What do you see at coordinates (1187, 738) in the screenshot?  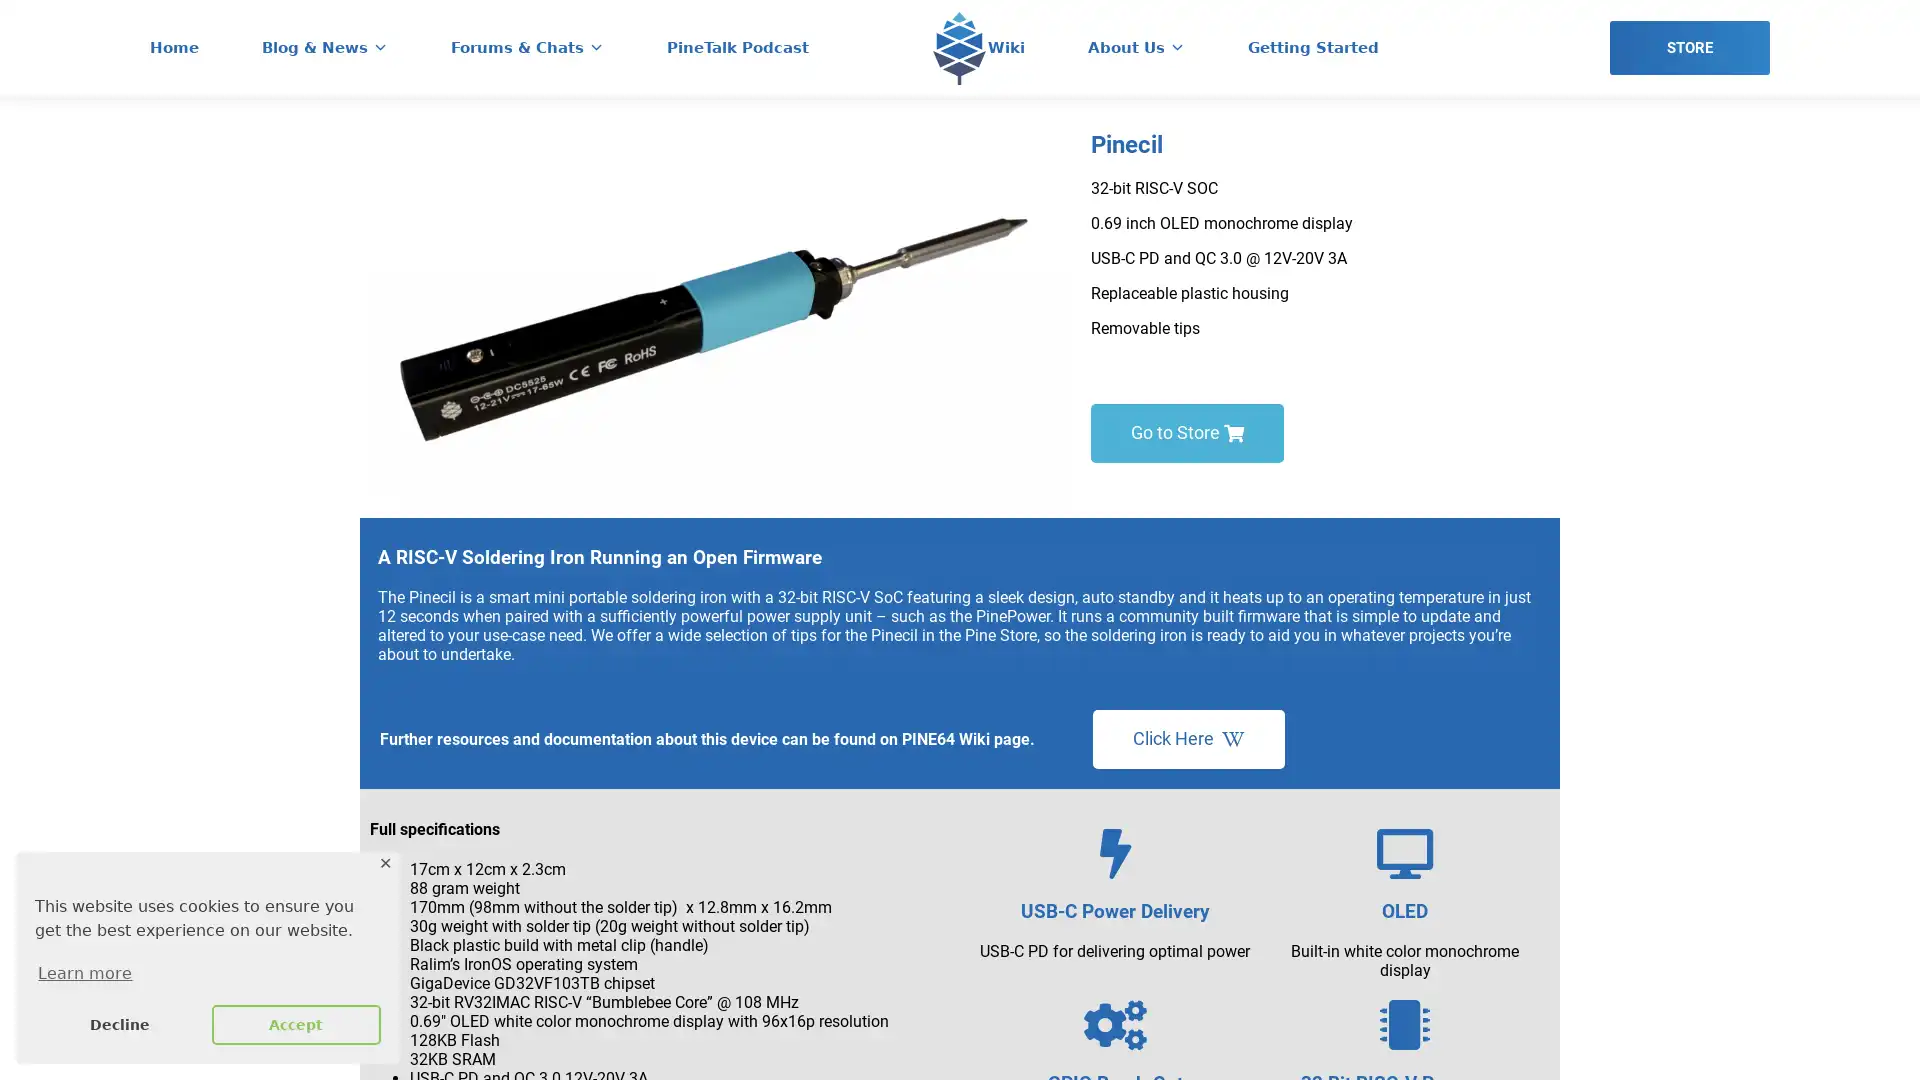 I see `Click Here` at bounding box center [1187, 738].